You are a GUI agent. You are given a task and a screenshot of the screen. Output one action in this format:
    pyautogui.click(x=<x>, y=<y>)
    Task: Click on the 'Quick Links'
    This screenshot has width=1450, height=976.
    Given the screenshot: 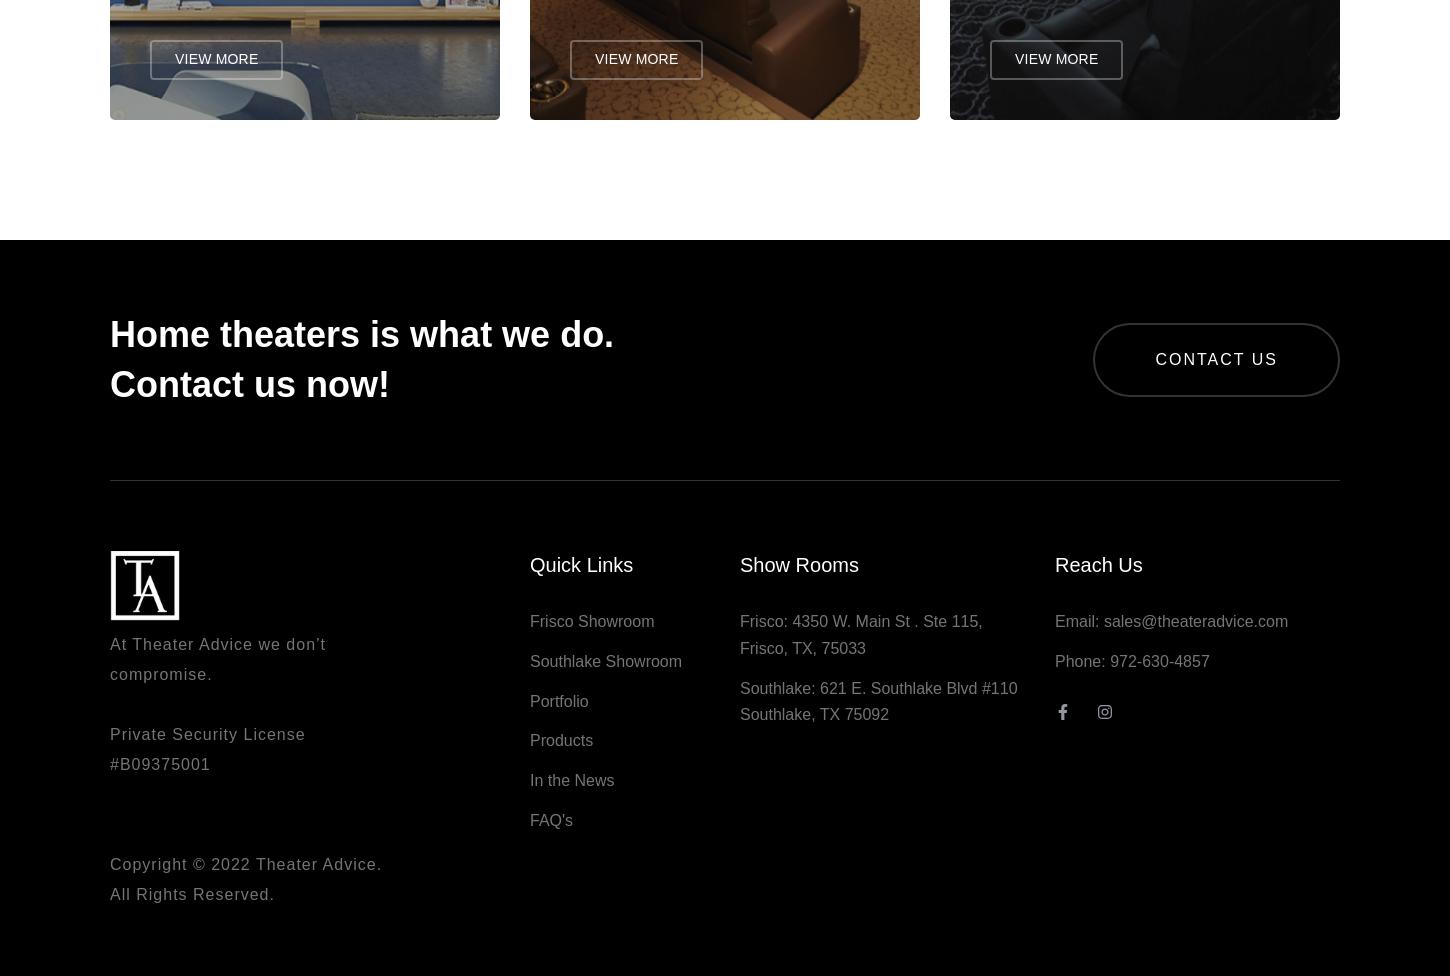 What is the action you would take?
    pyautogui.click(x=529, y=574)
    